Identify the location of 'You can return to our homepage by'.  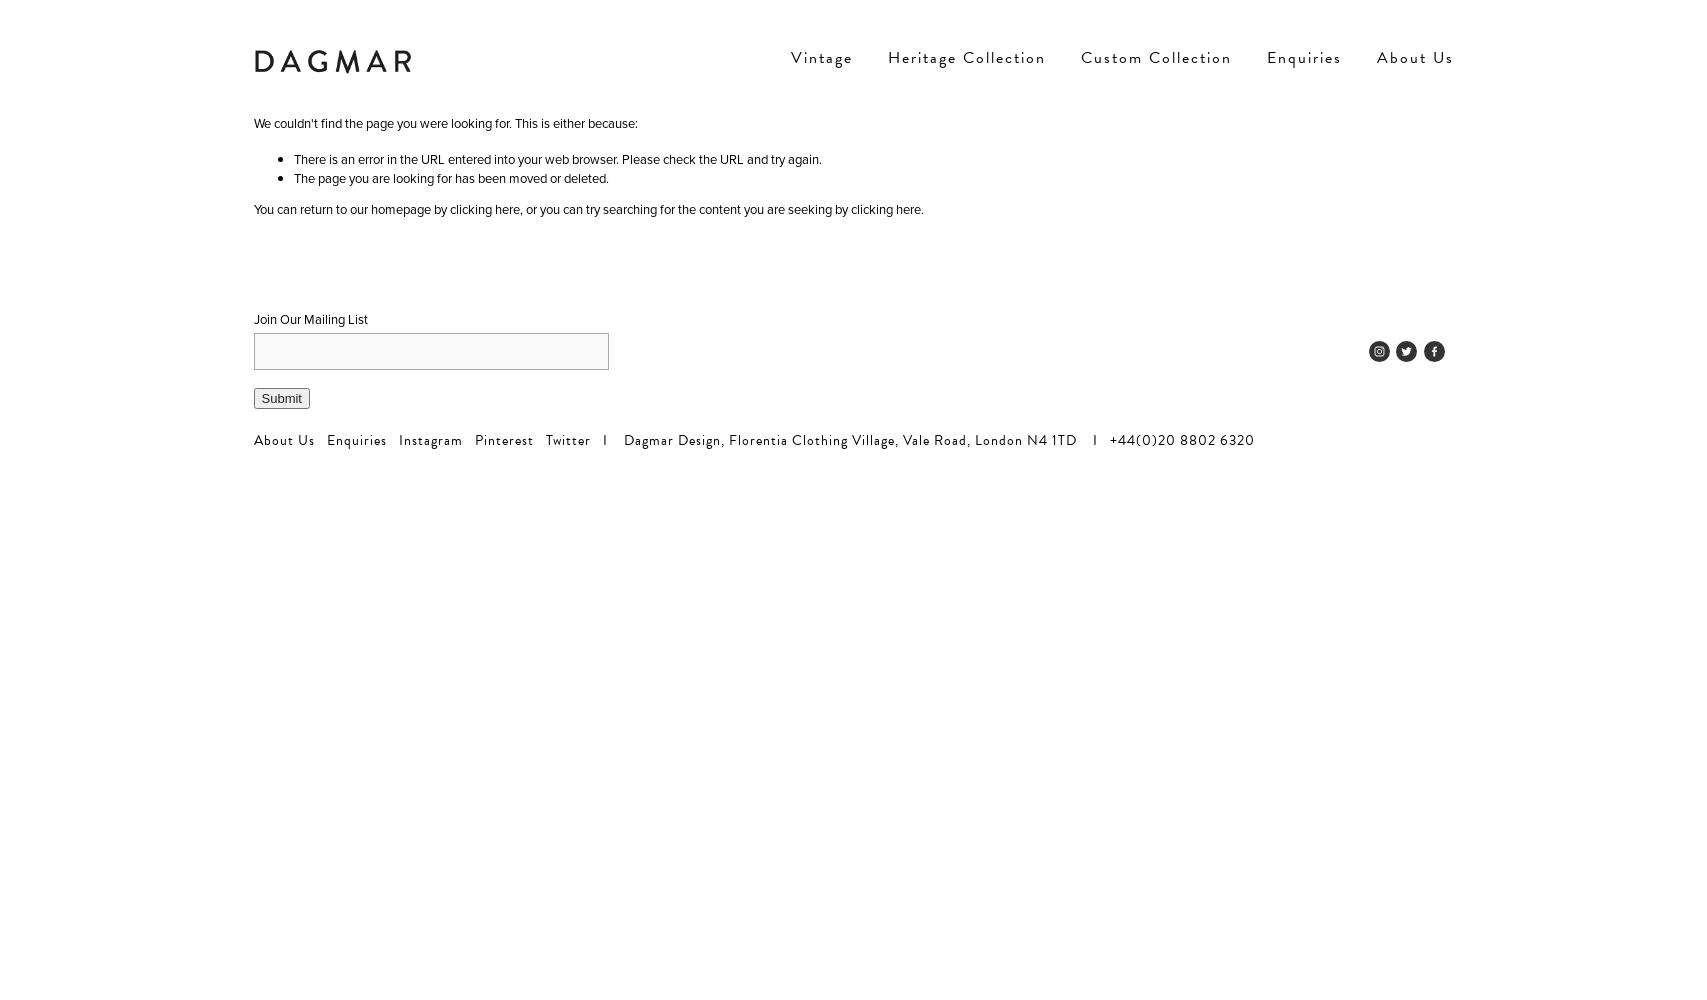
(350, 207).